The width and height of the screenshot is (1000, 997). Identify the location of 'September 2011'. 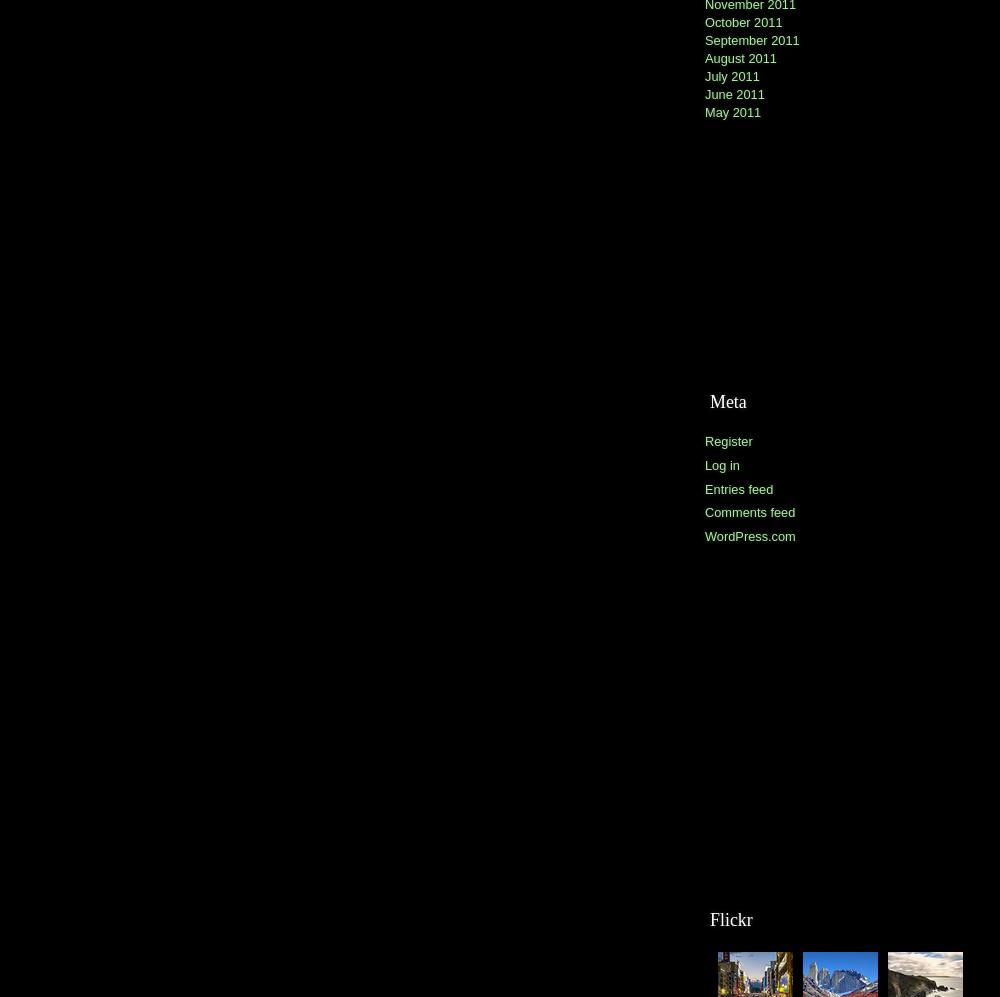
(752, 39).